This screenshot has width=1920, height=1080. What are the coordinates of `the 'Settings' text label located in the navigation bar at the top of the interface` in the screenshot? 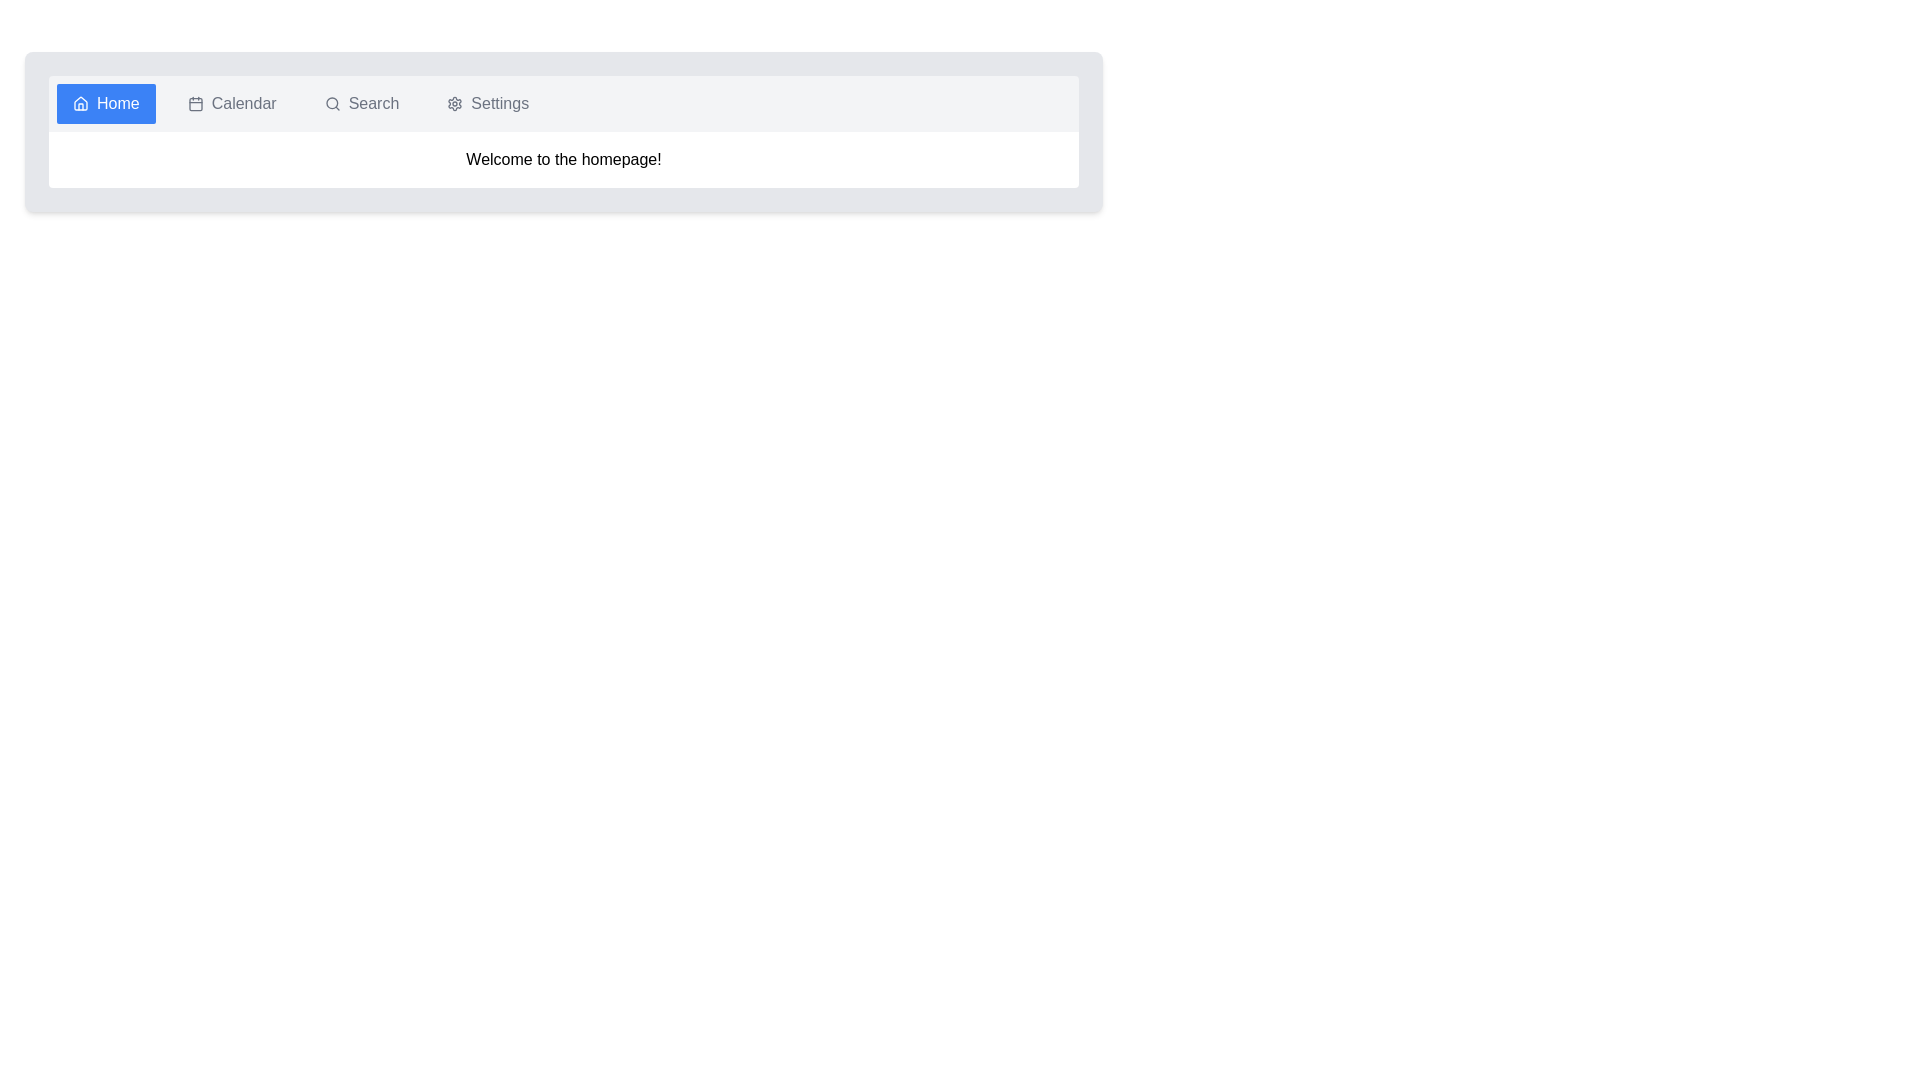 It's located at (499, 104).